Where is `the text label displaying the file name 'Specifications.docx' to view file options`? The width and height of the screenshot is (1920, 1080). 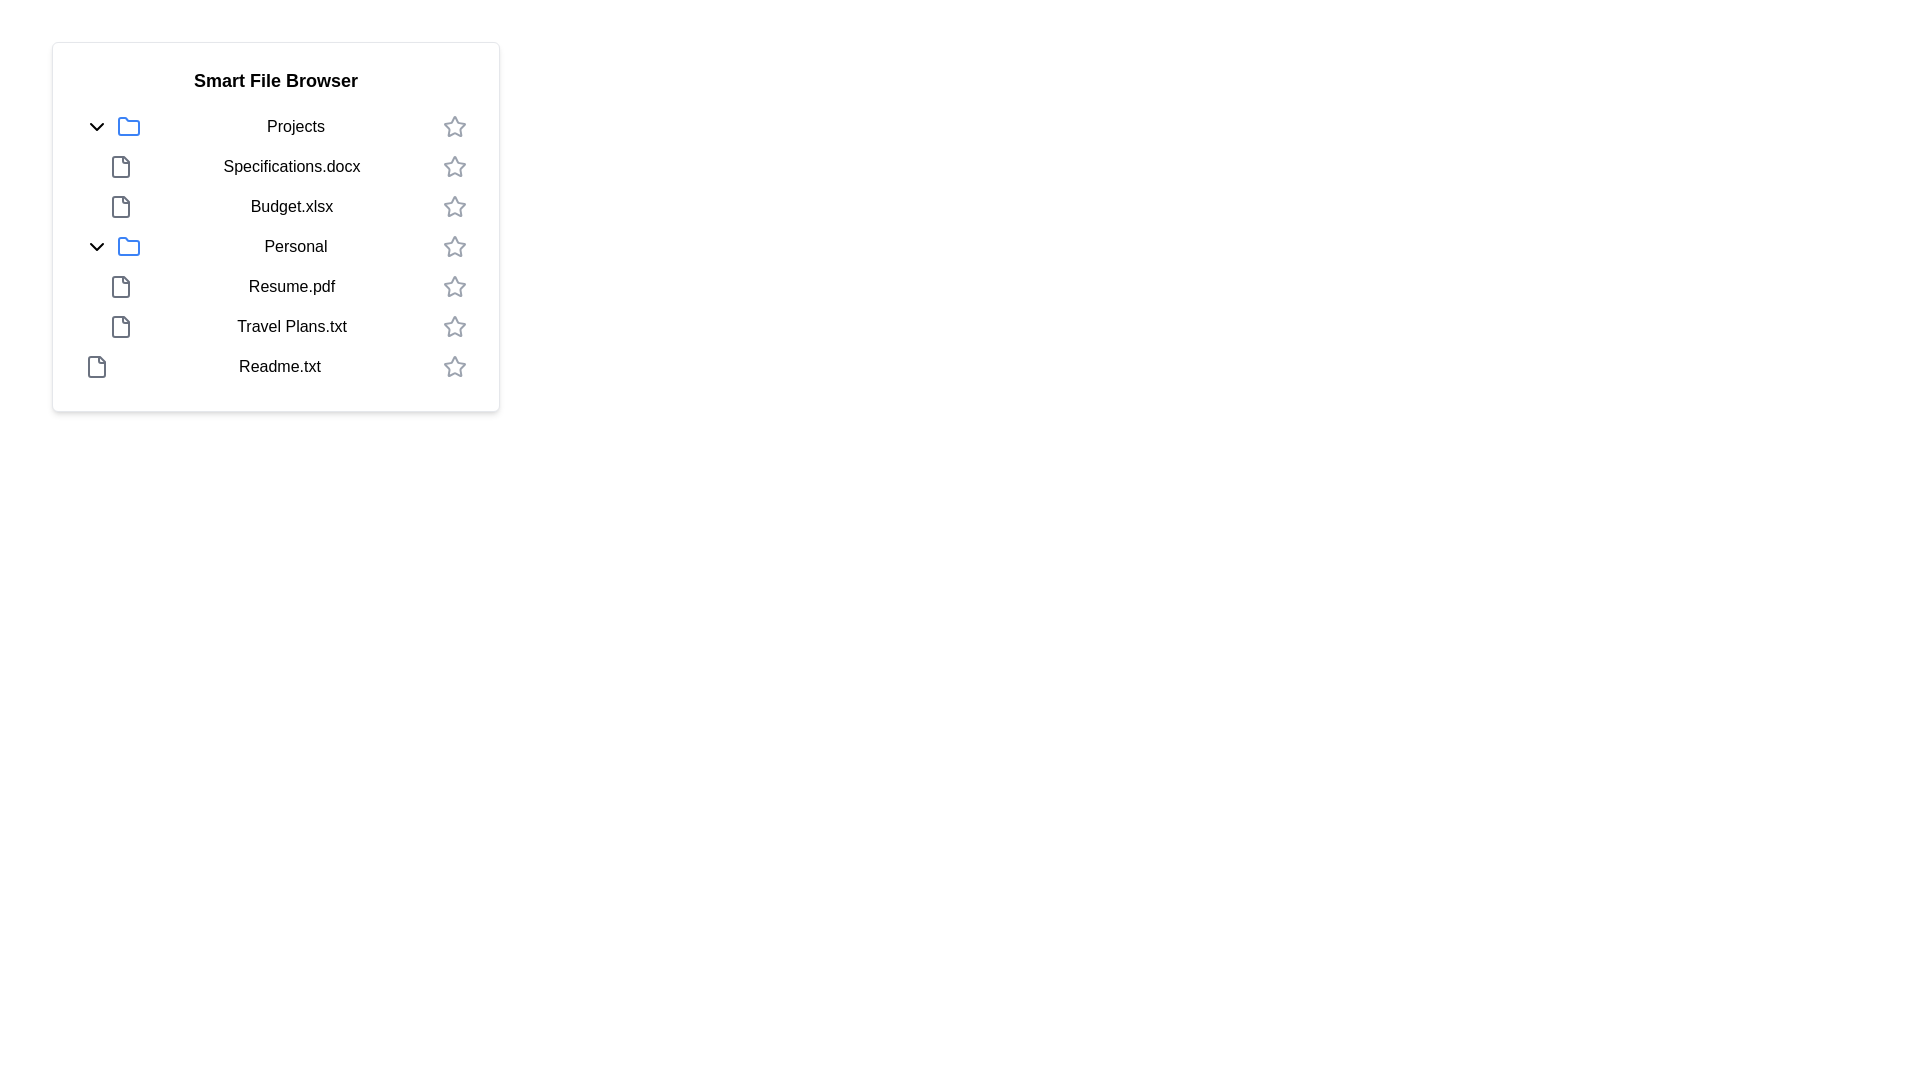
the text label displaying the file name 'Specifications.docx' to view file options is located at coordinates (291, 165).